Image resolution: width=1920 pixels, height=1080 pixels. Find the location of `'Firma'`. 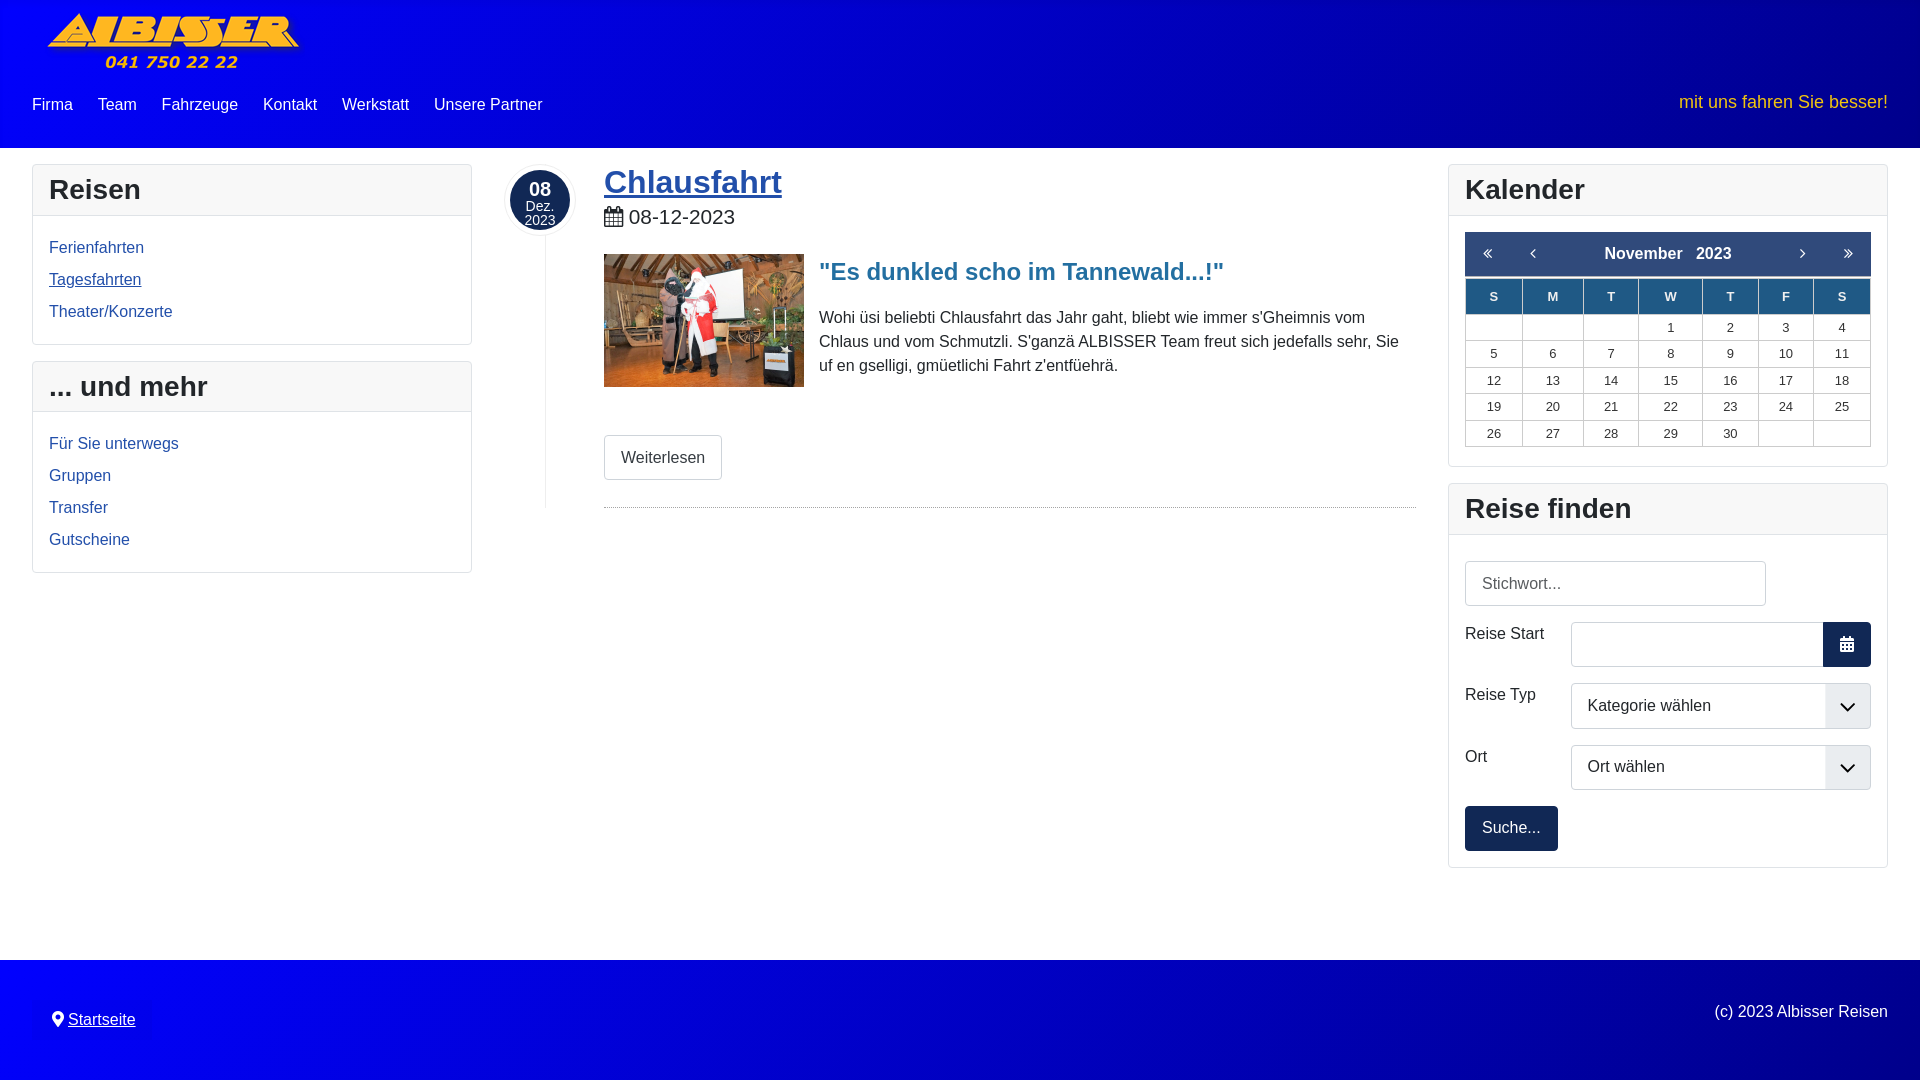

'Firma' is located at coordinates (52, 104).